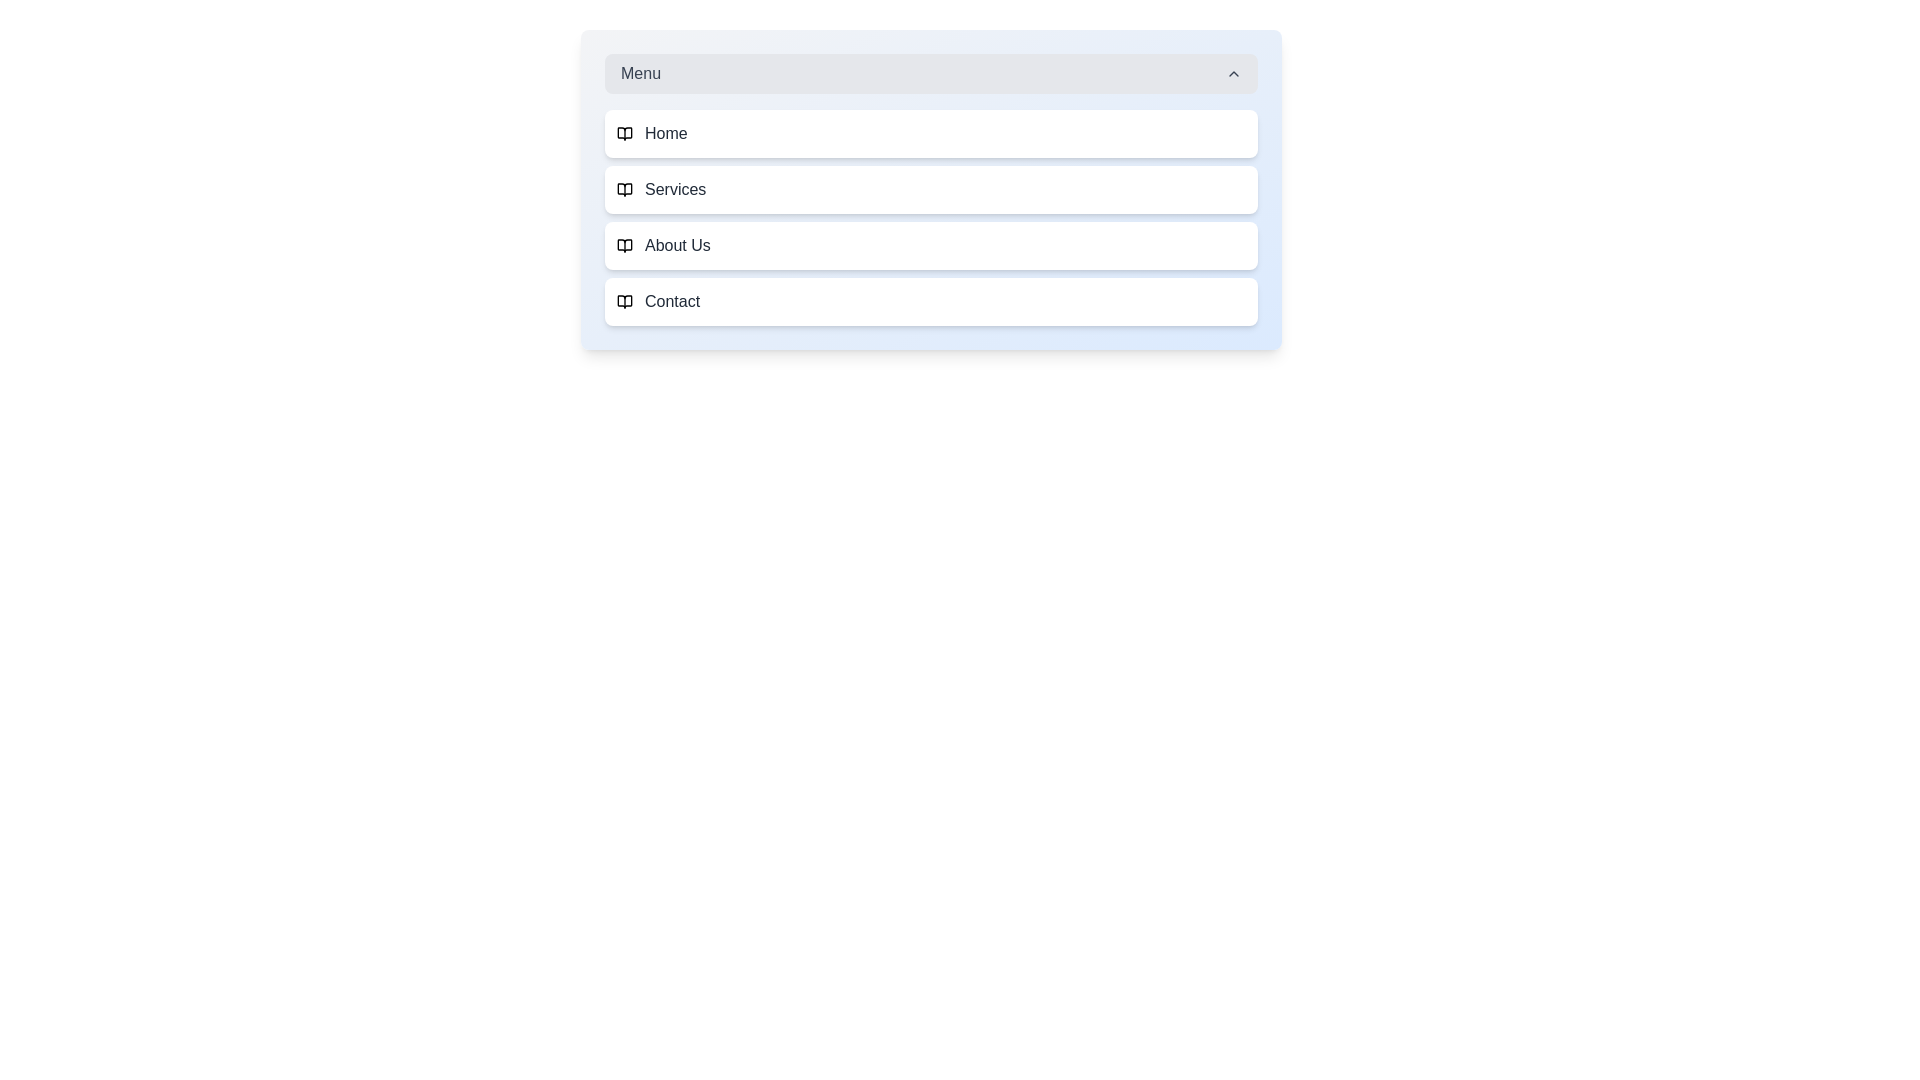 The image size is (1920, 1080). What do you see at coordinates (930, 218) in the screenshot?
I see `the 'Services' navigation menu item, which is the second item in a vertical list of four menu items` at bounding box center [930, 218].